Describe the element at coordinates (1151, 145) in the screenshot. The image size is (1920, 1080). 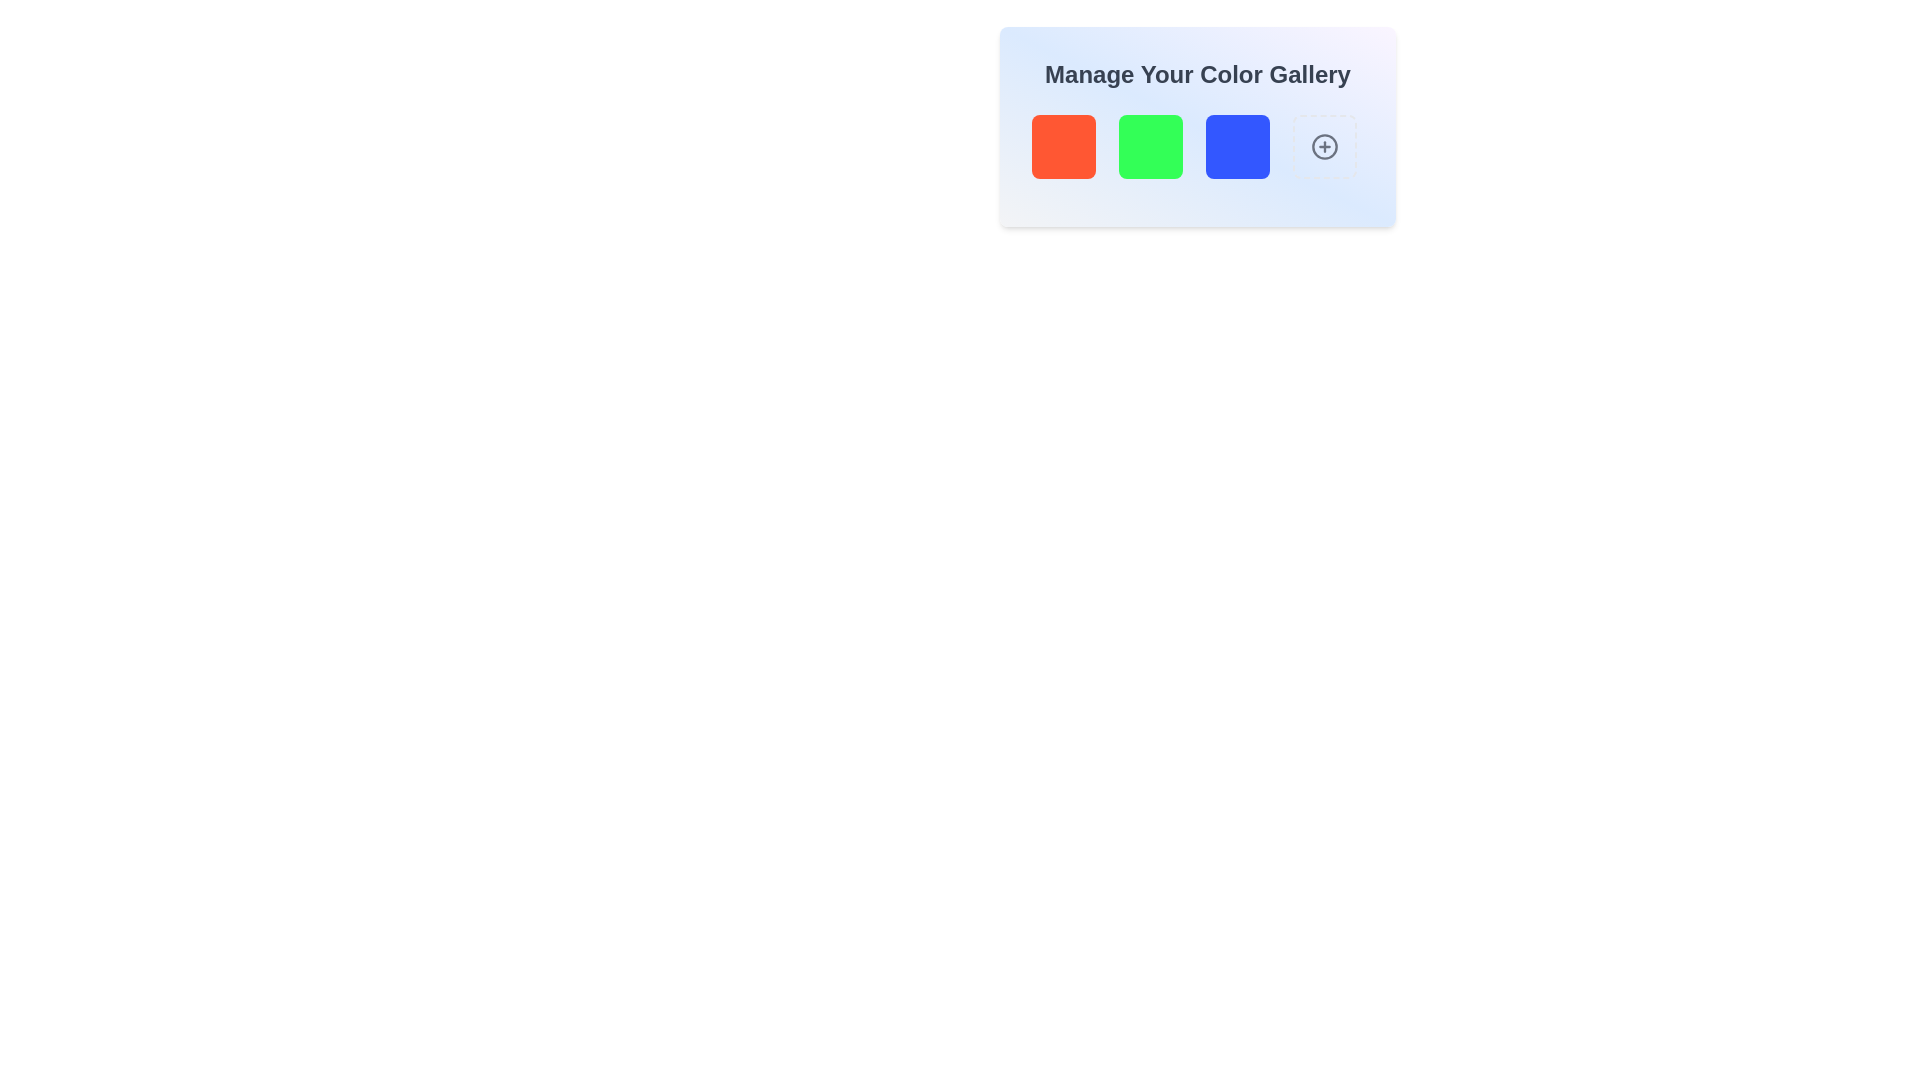
I see `the green square button with rounded corners to trigger a tooltip or visual change` at that location.